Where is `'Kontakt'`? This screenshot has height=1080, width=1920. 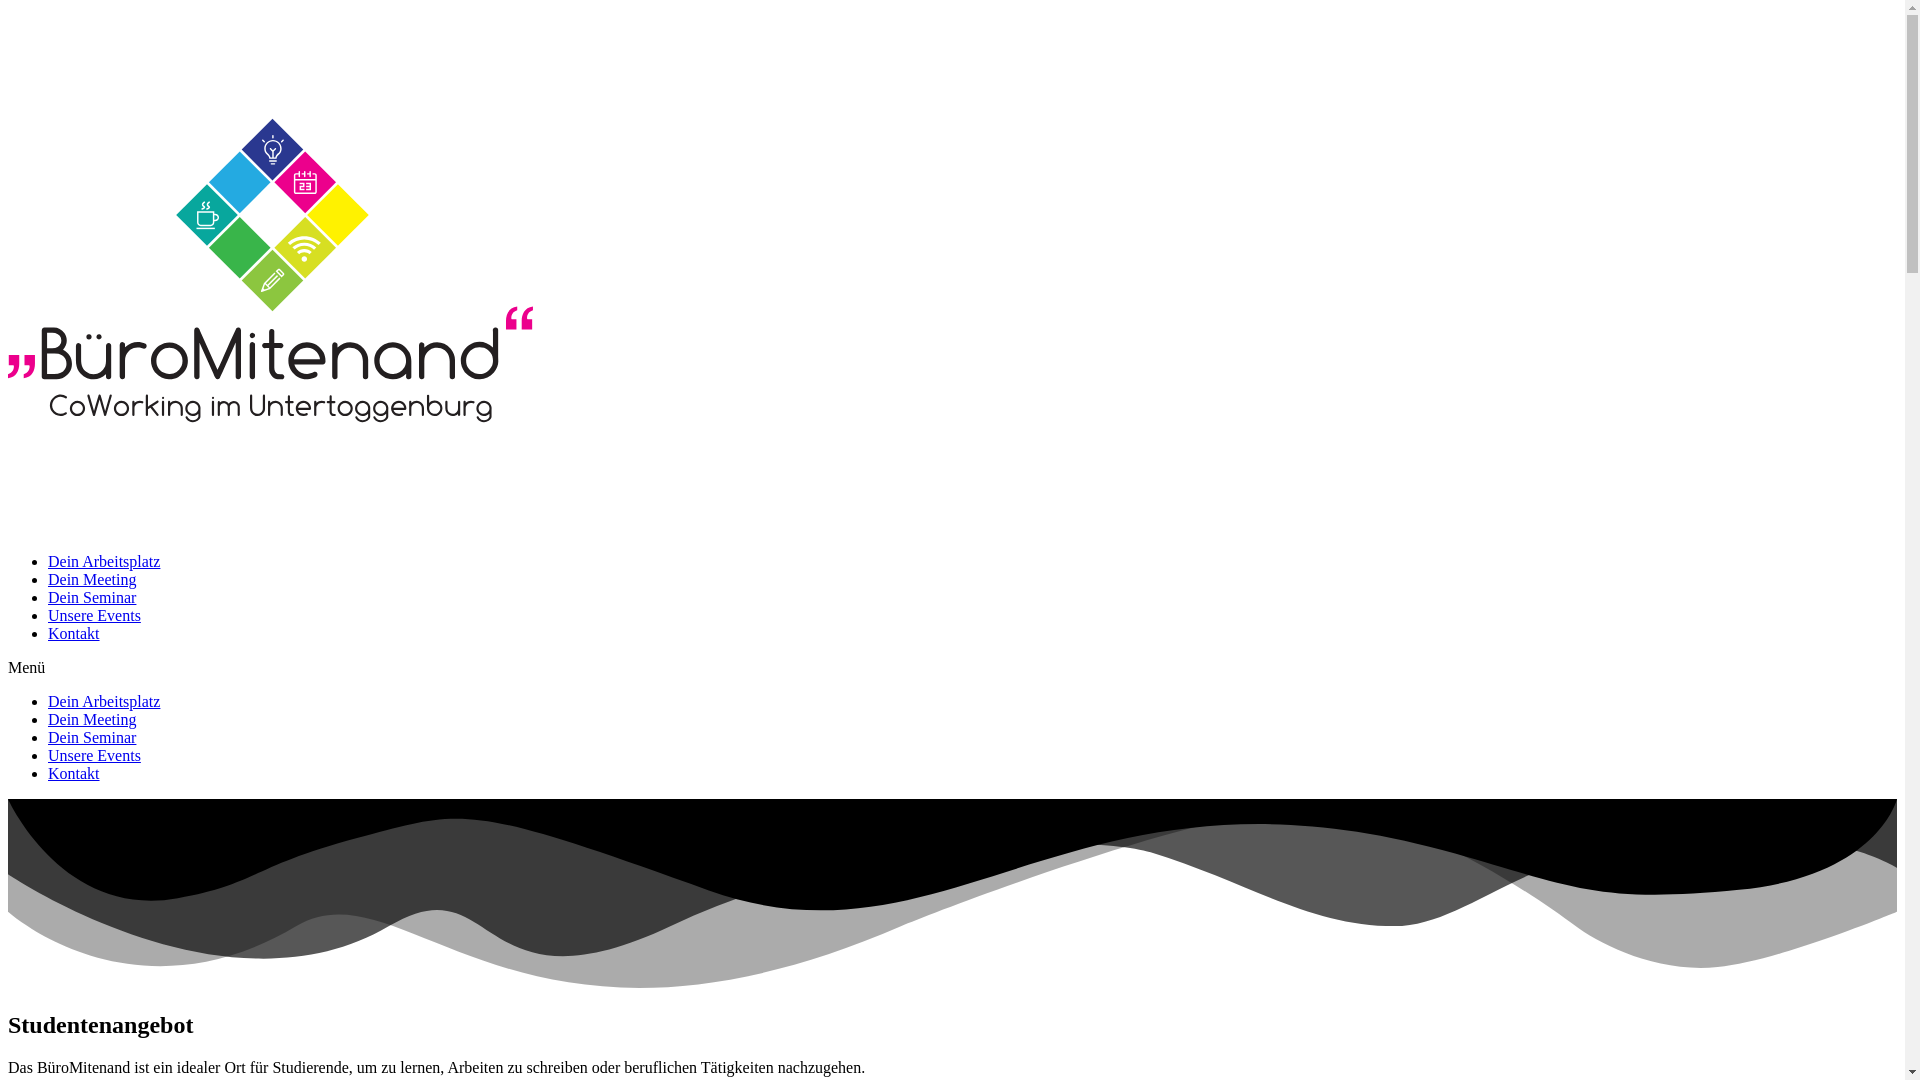 'Kontakt' is located at coordinates (48, 633).